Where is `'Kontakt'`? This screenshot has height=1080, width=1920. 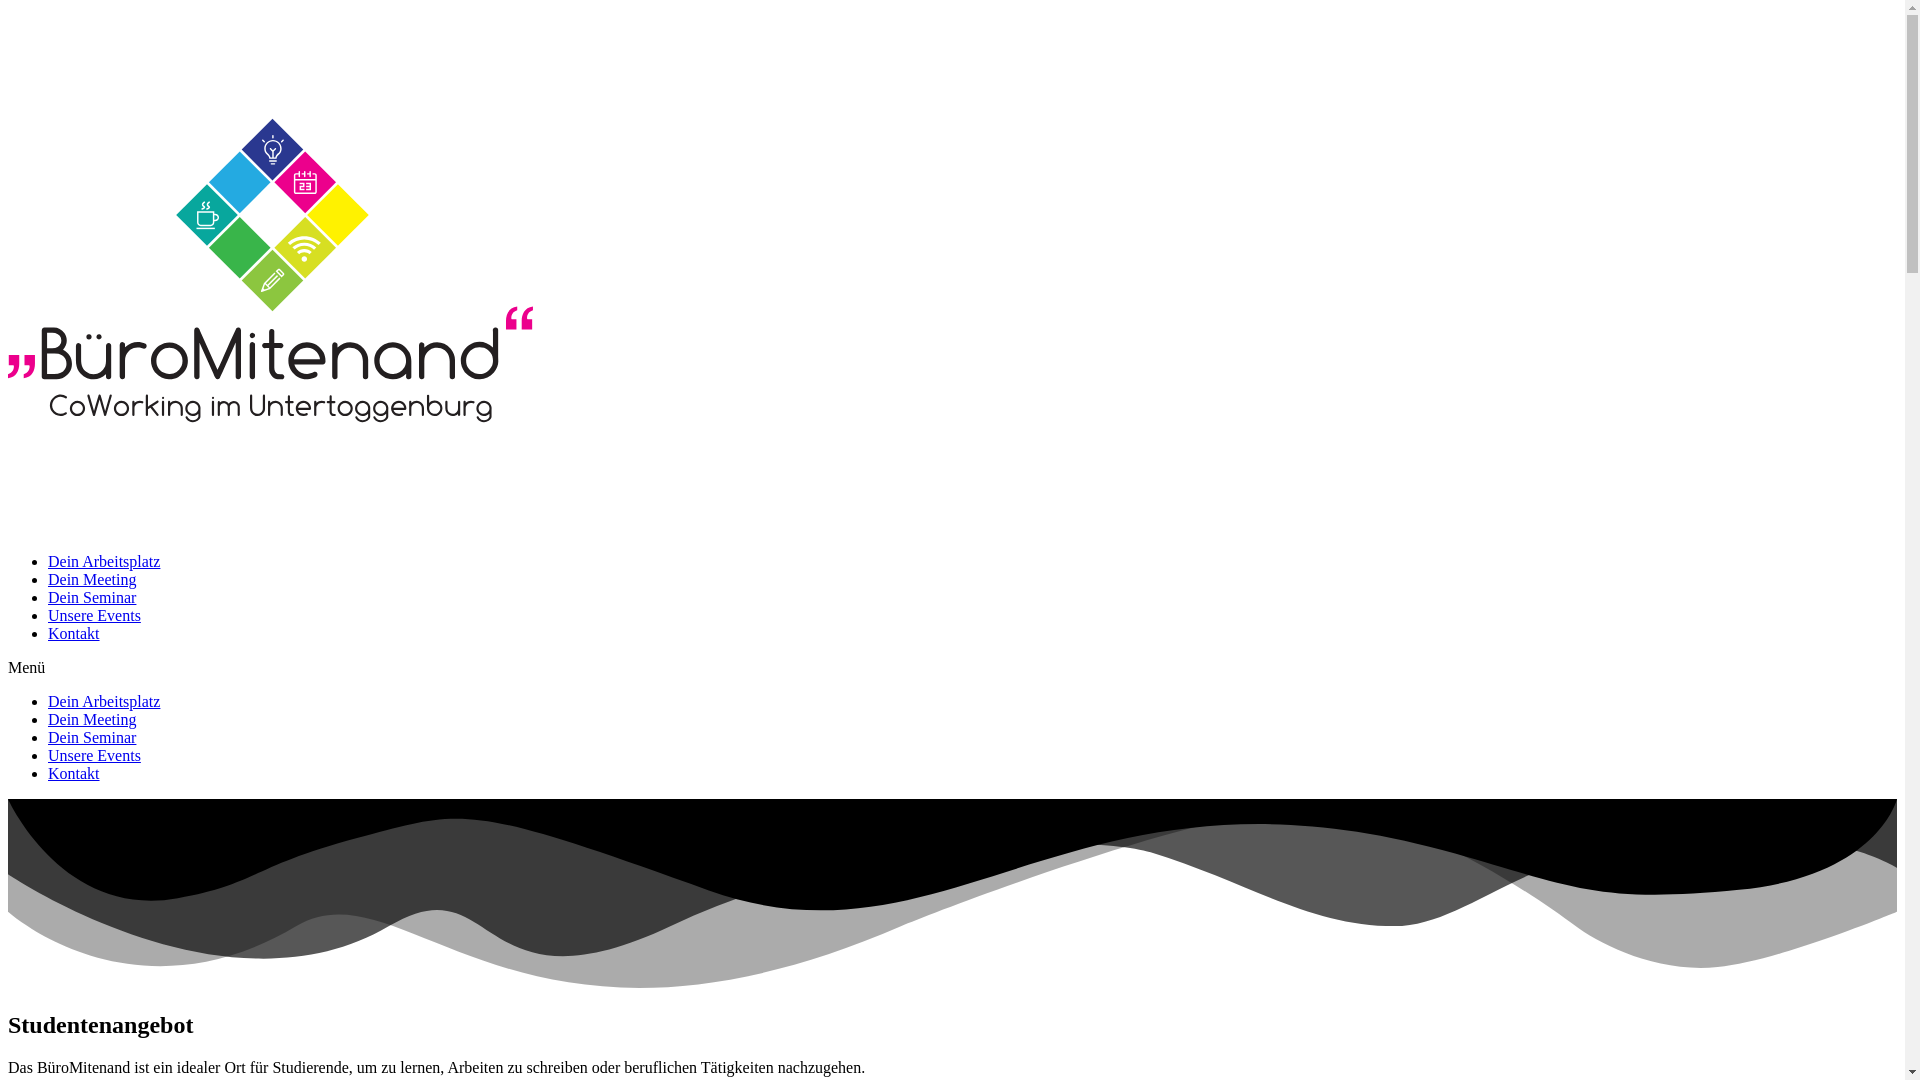 'Kontakt' is located at coordinates (48, 633).